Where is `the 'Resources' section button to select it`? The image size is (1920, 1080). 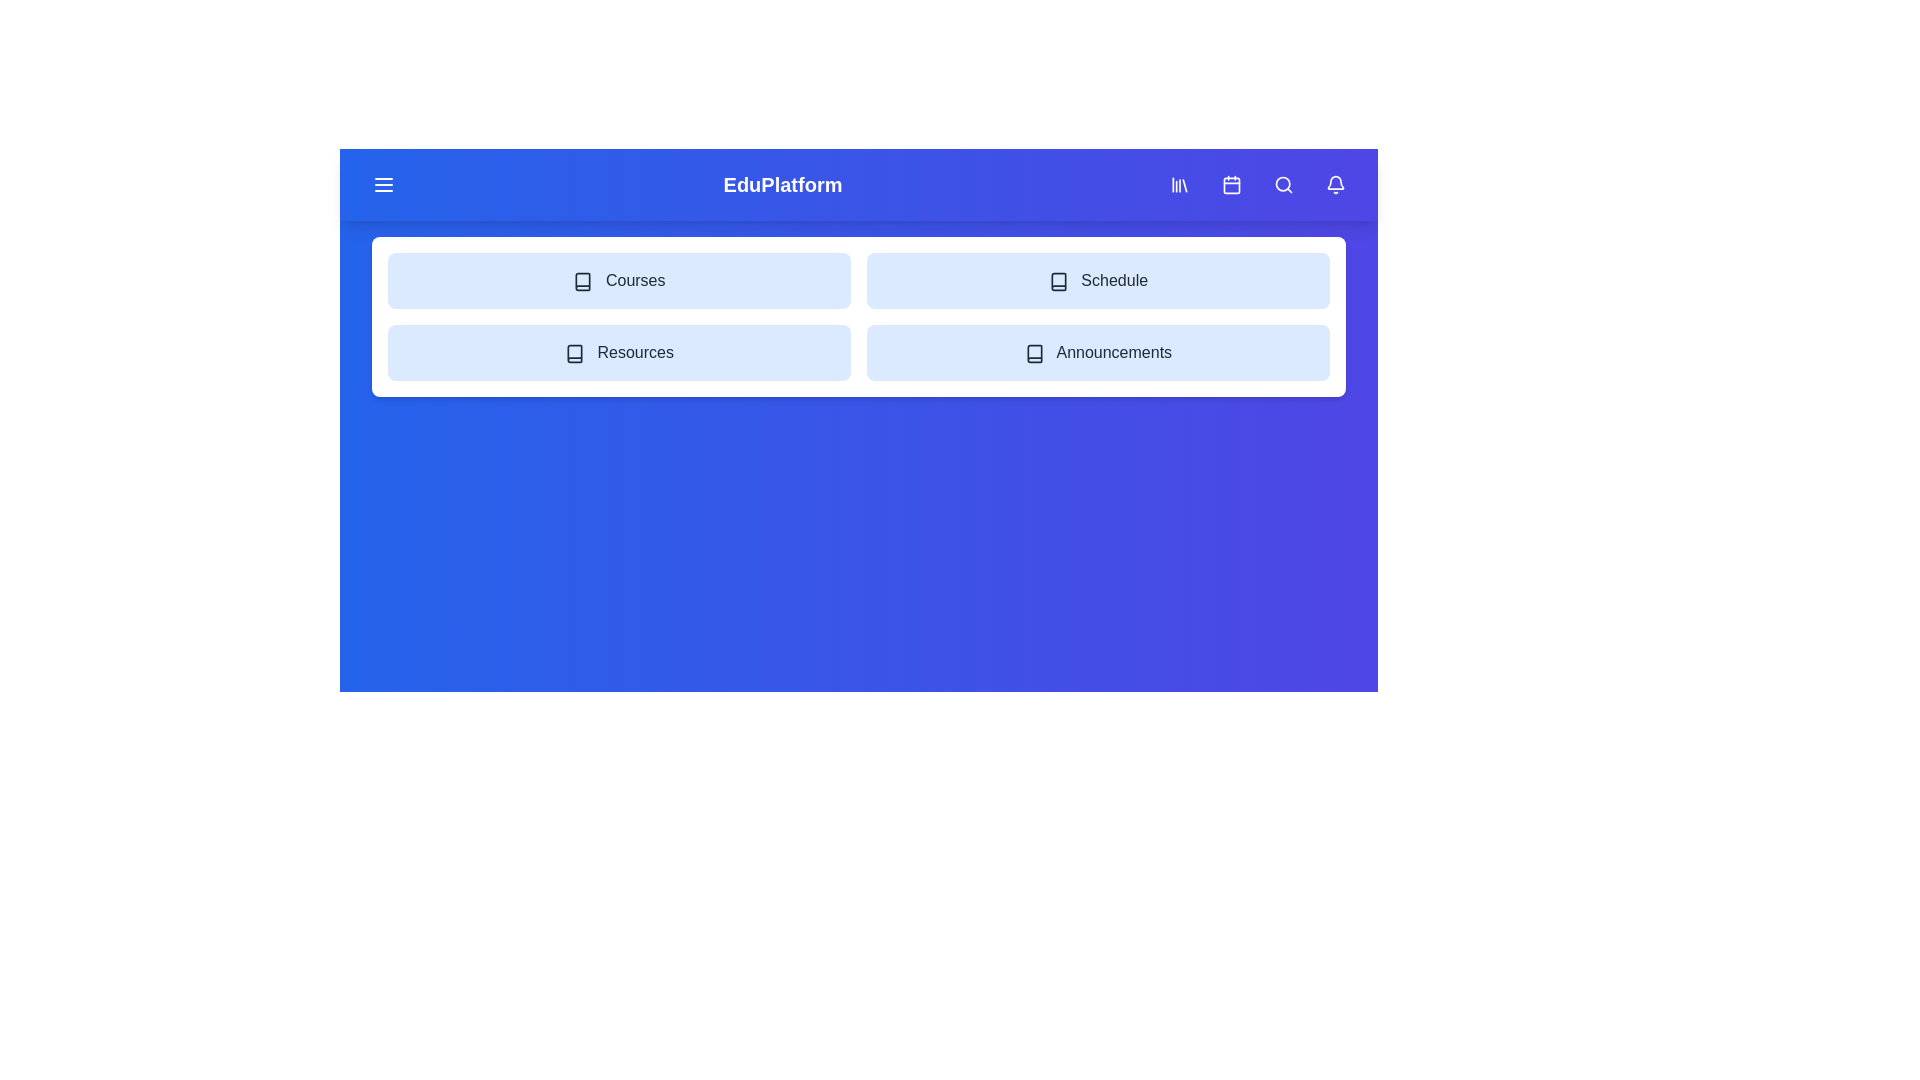
the 'Resources' section button to select it is located at coordinates (618, 352).